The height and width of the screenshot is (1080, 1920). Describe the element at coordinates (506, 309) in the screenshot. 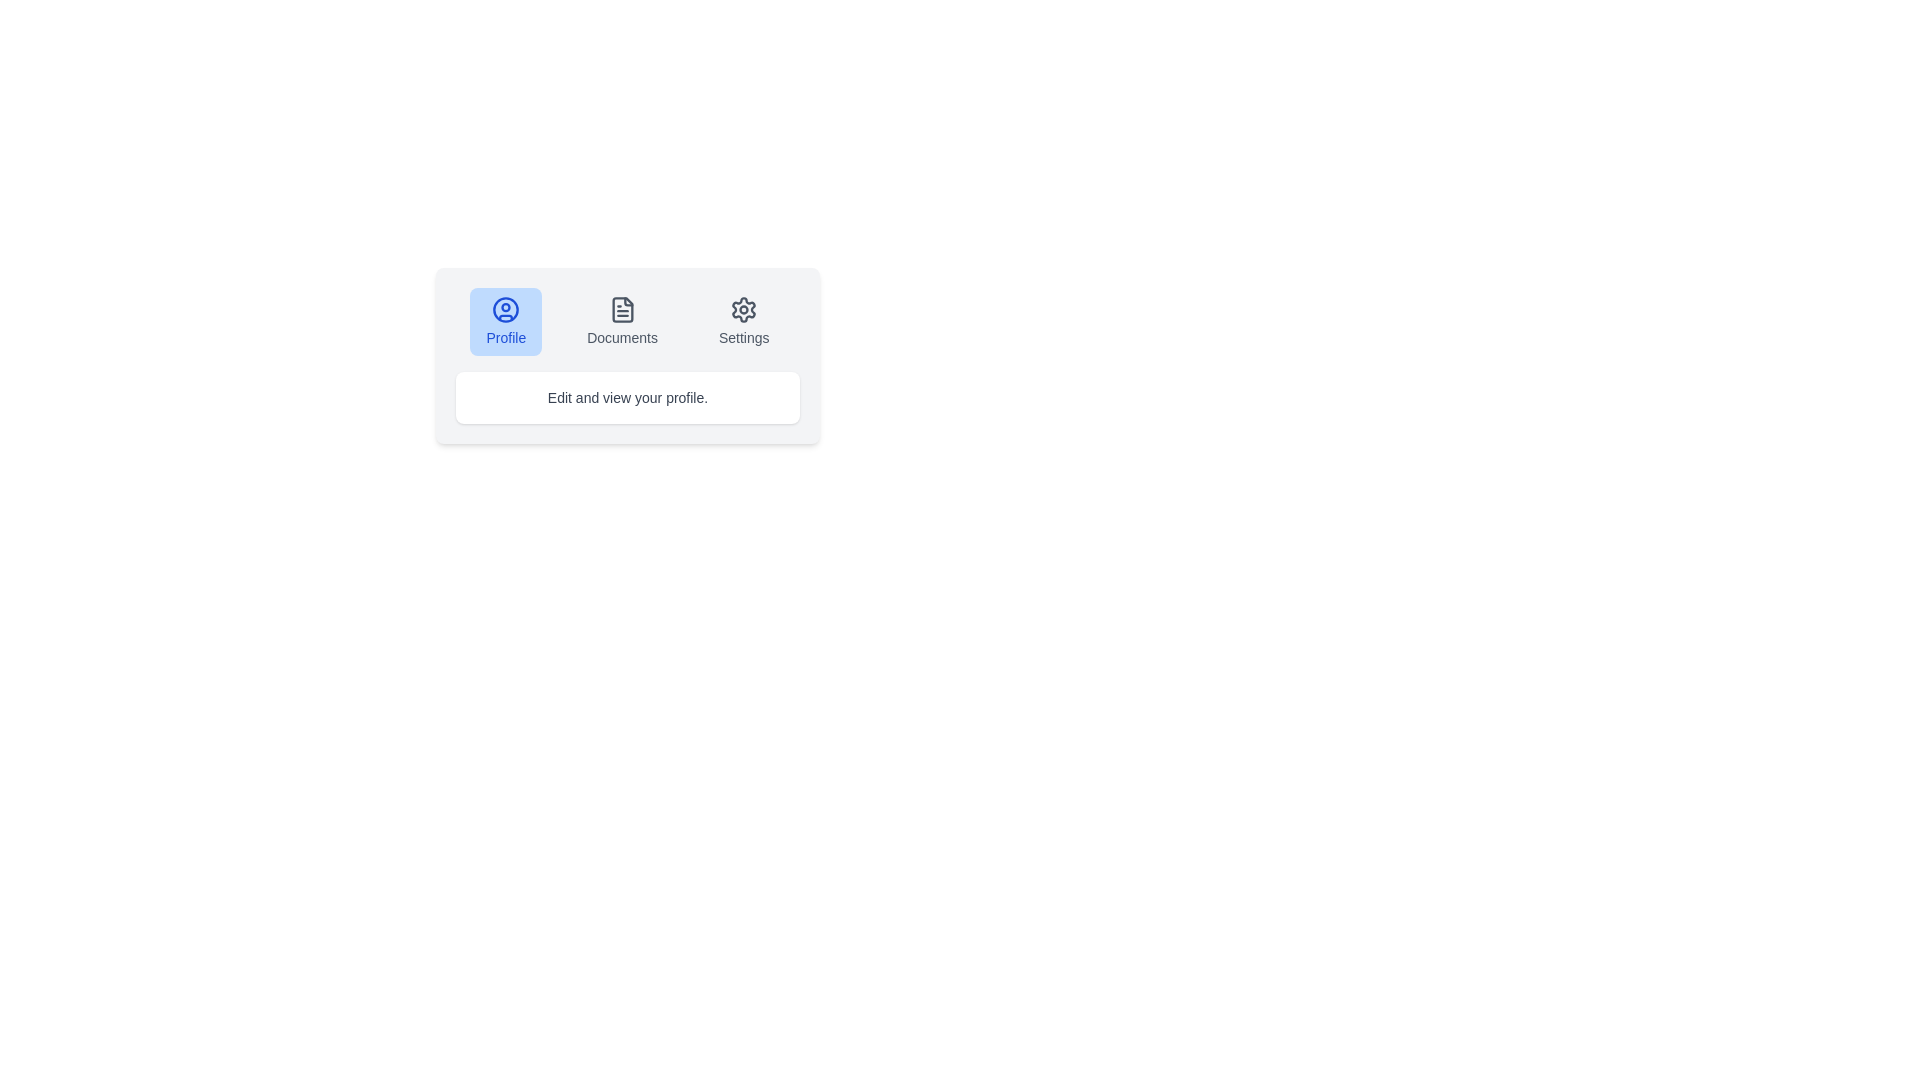

I see `the 'Profile' icon, which visually represents user account options and is located above the 'Profile' label in the first section of the options row` at that location.